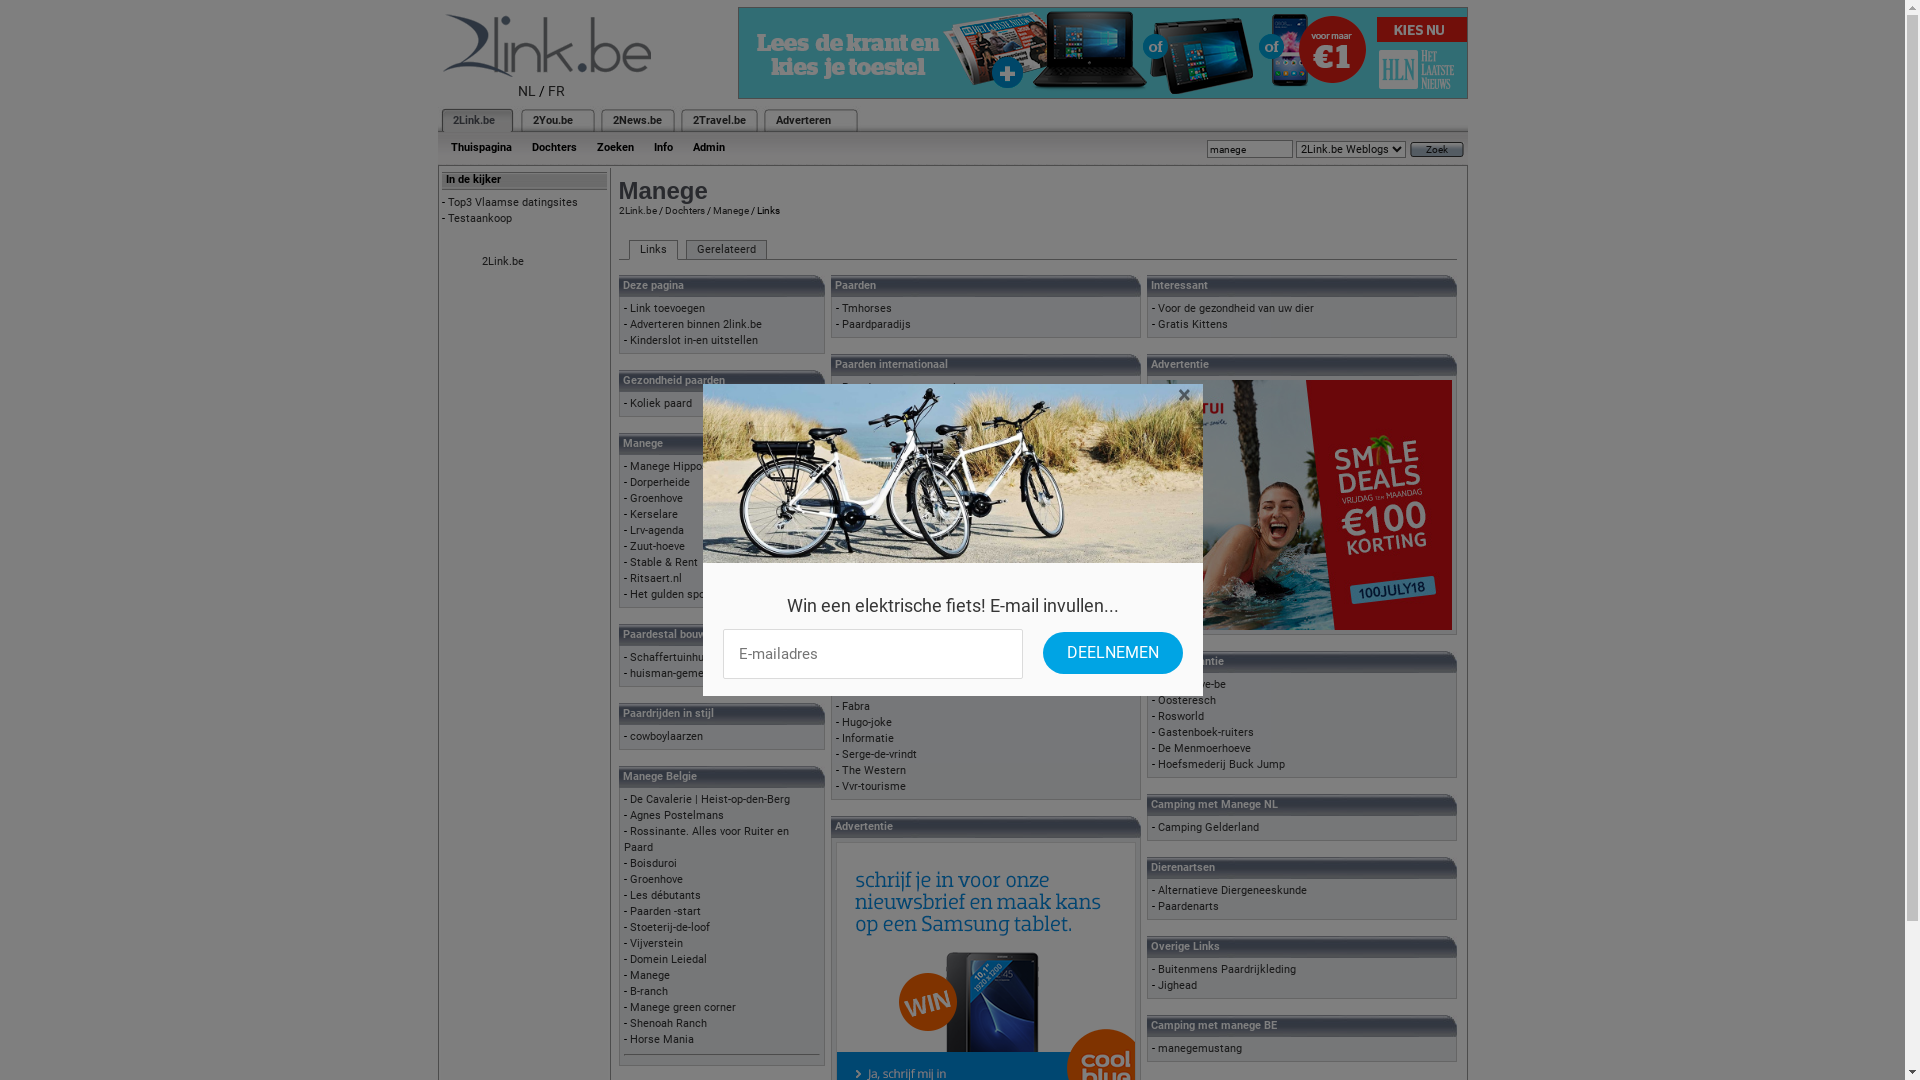  Describe the element at coordinates (1220, 764) in the screenshot. I see `'Hoefsmederij Buck Jump'` at that location.